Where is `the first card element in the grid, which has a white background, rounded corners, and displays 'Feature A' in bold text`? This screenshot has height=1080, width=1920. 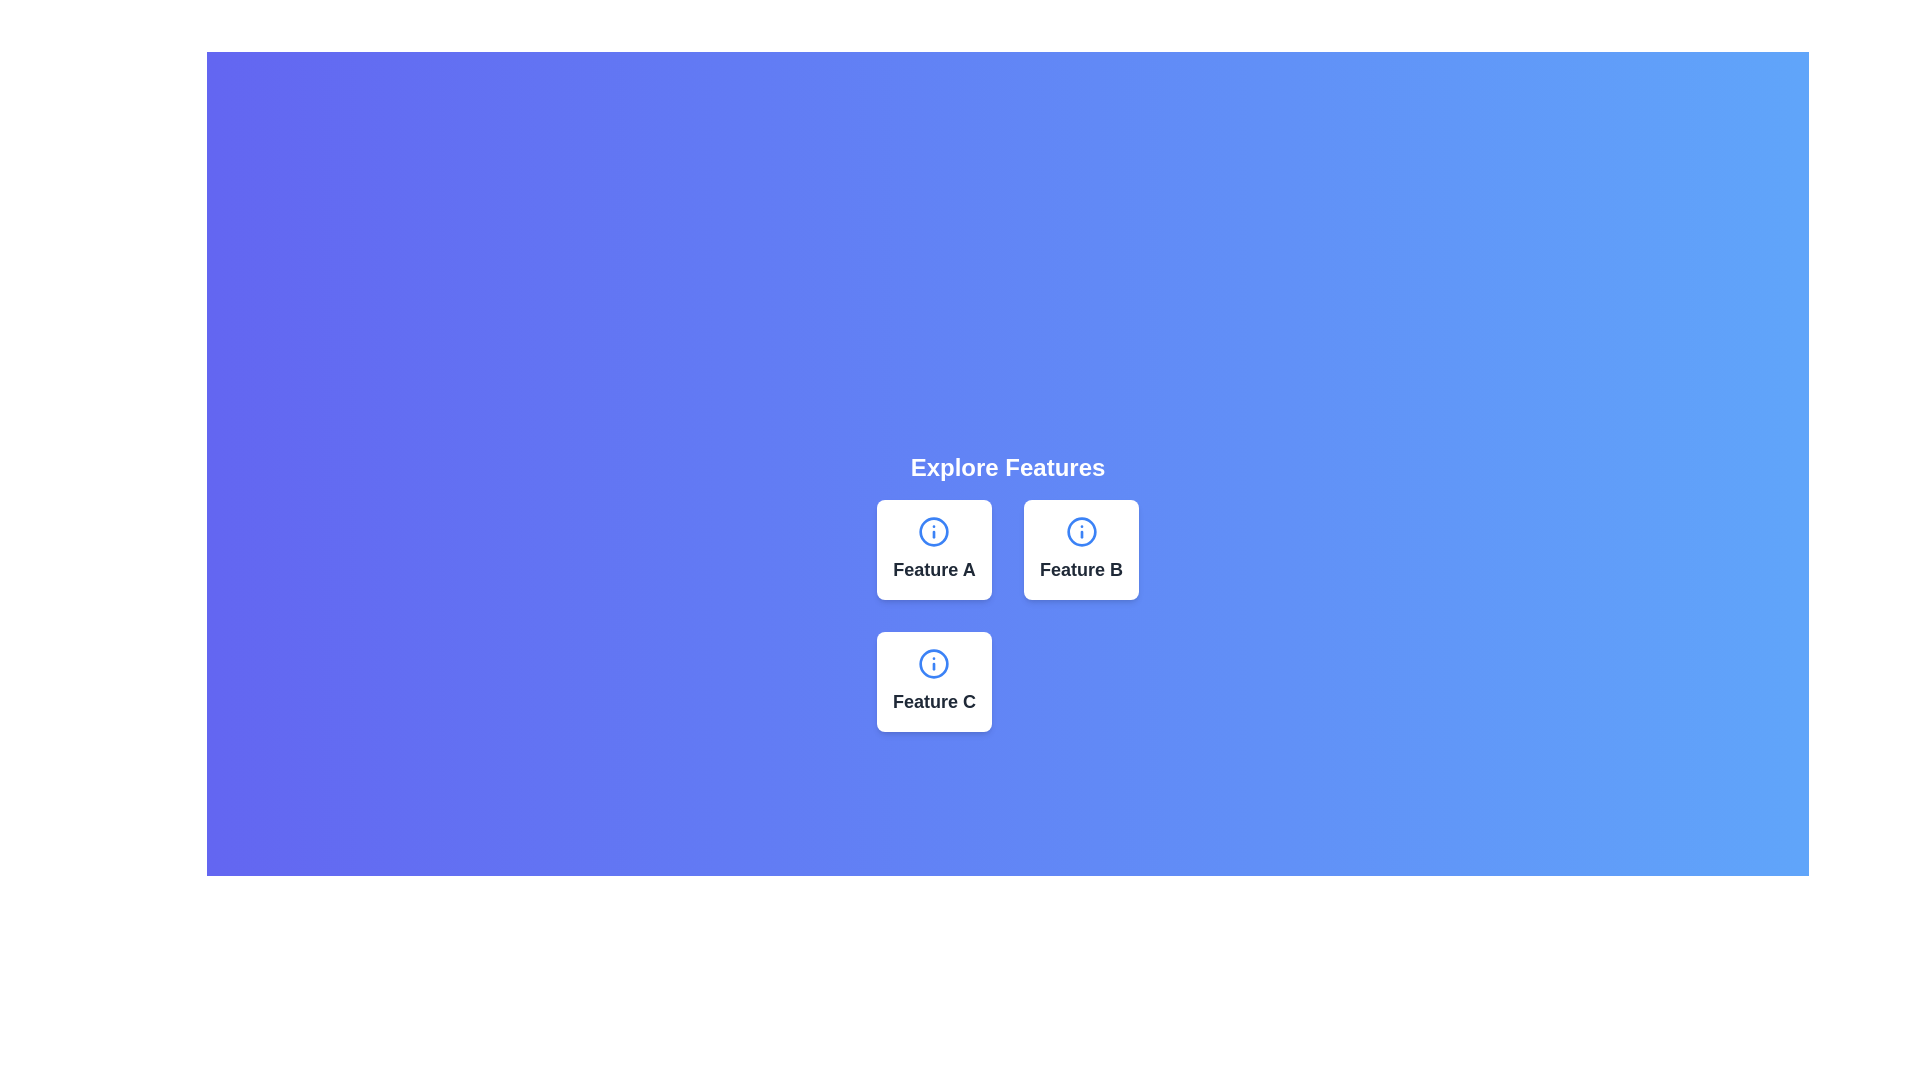
the first card element in the grid, which has a white background, rounded corners, and displays 'Feature A' in bold text is located at coordinates (933, 550).